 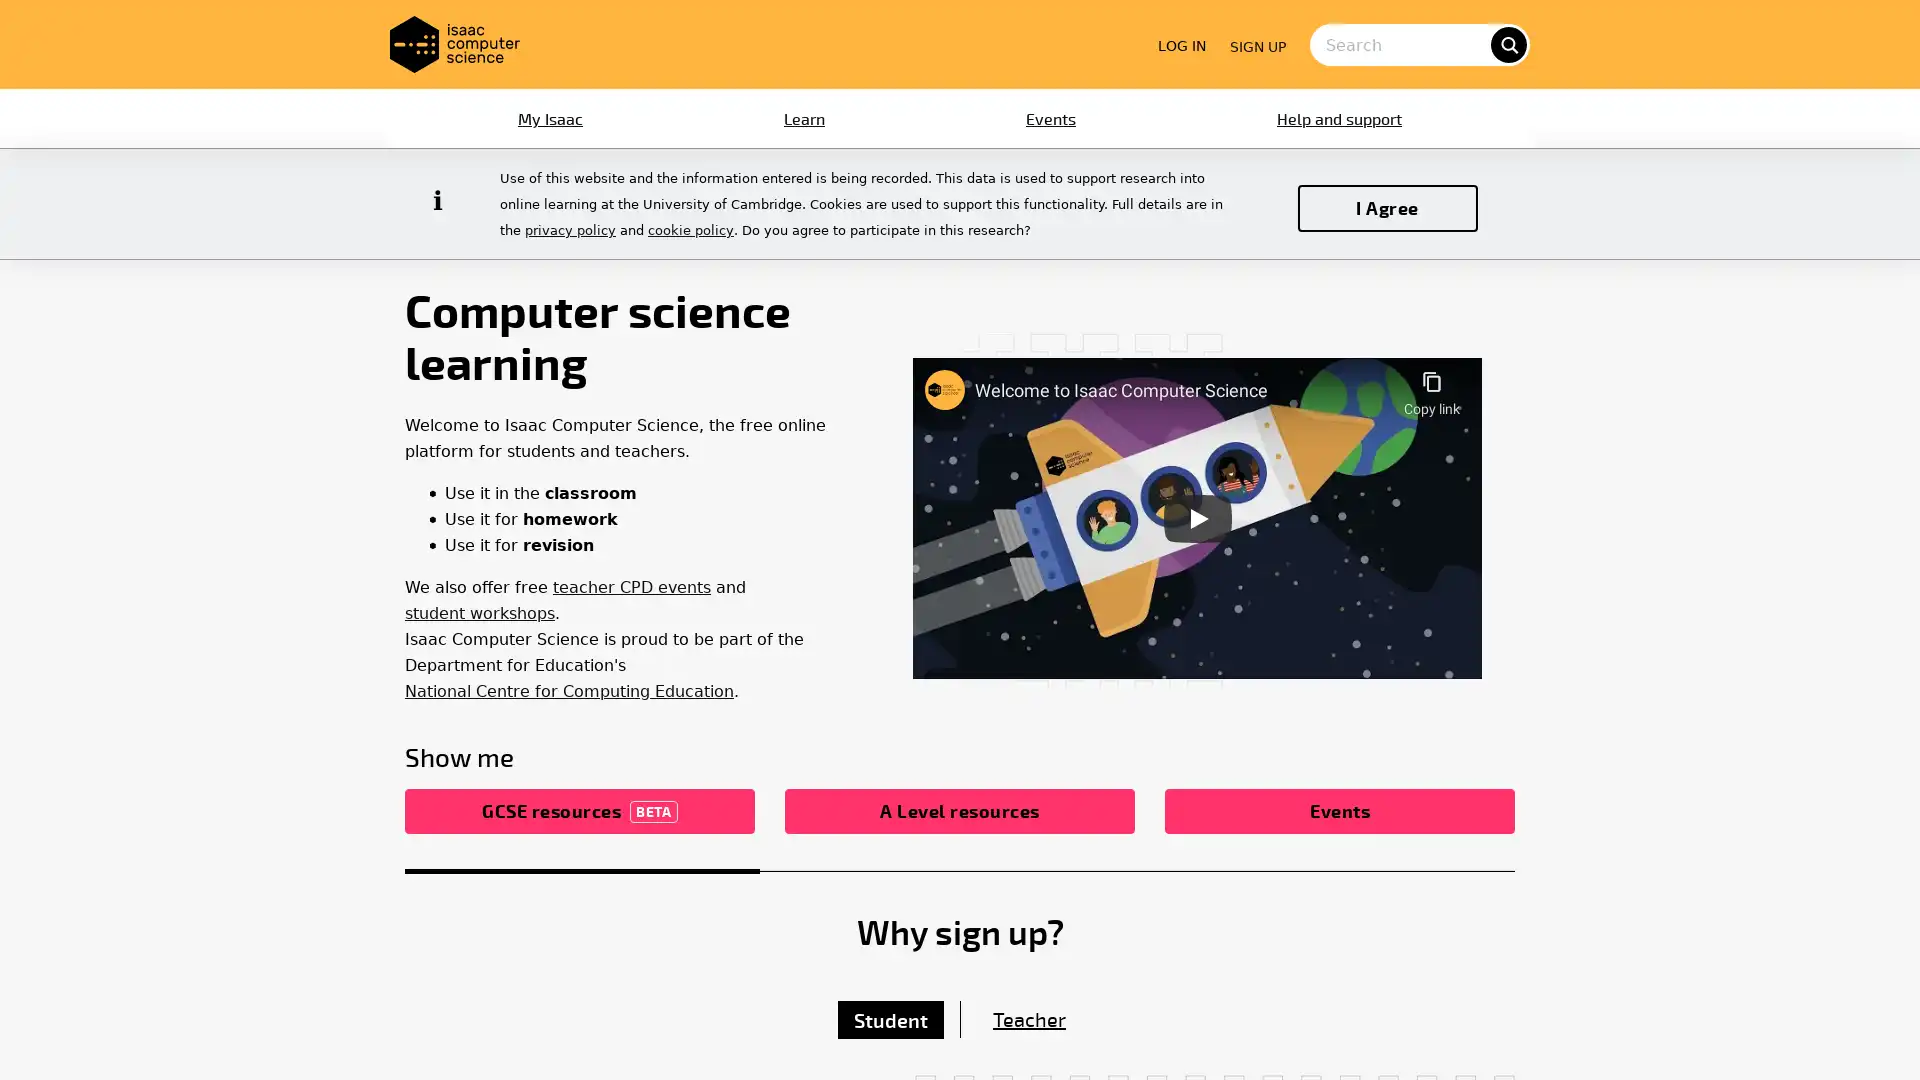 I want to click on I Agree, so click(x=1386, y=207).